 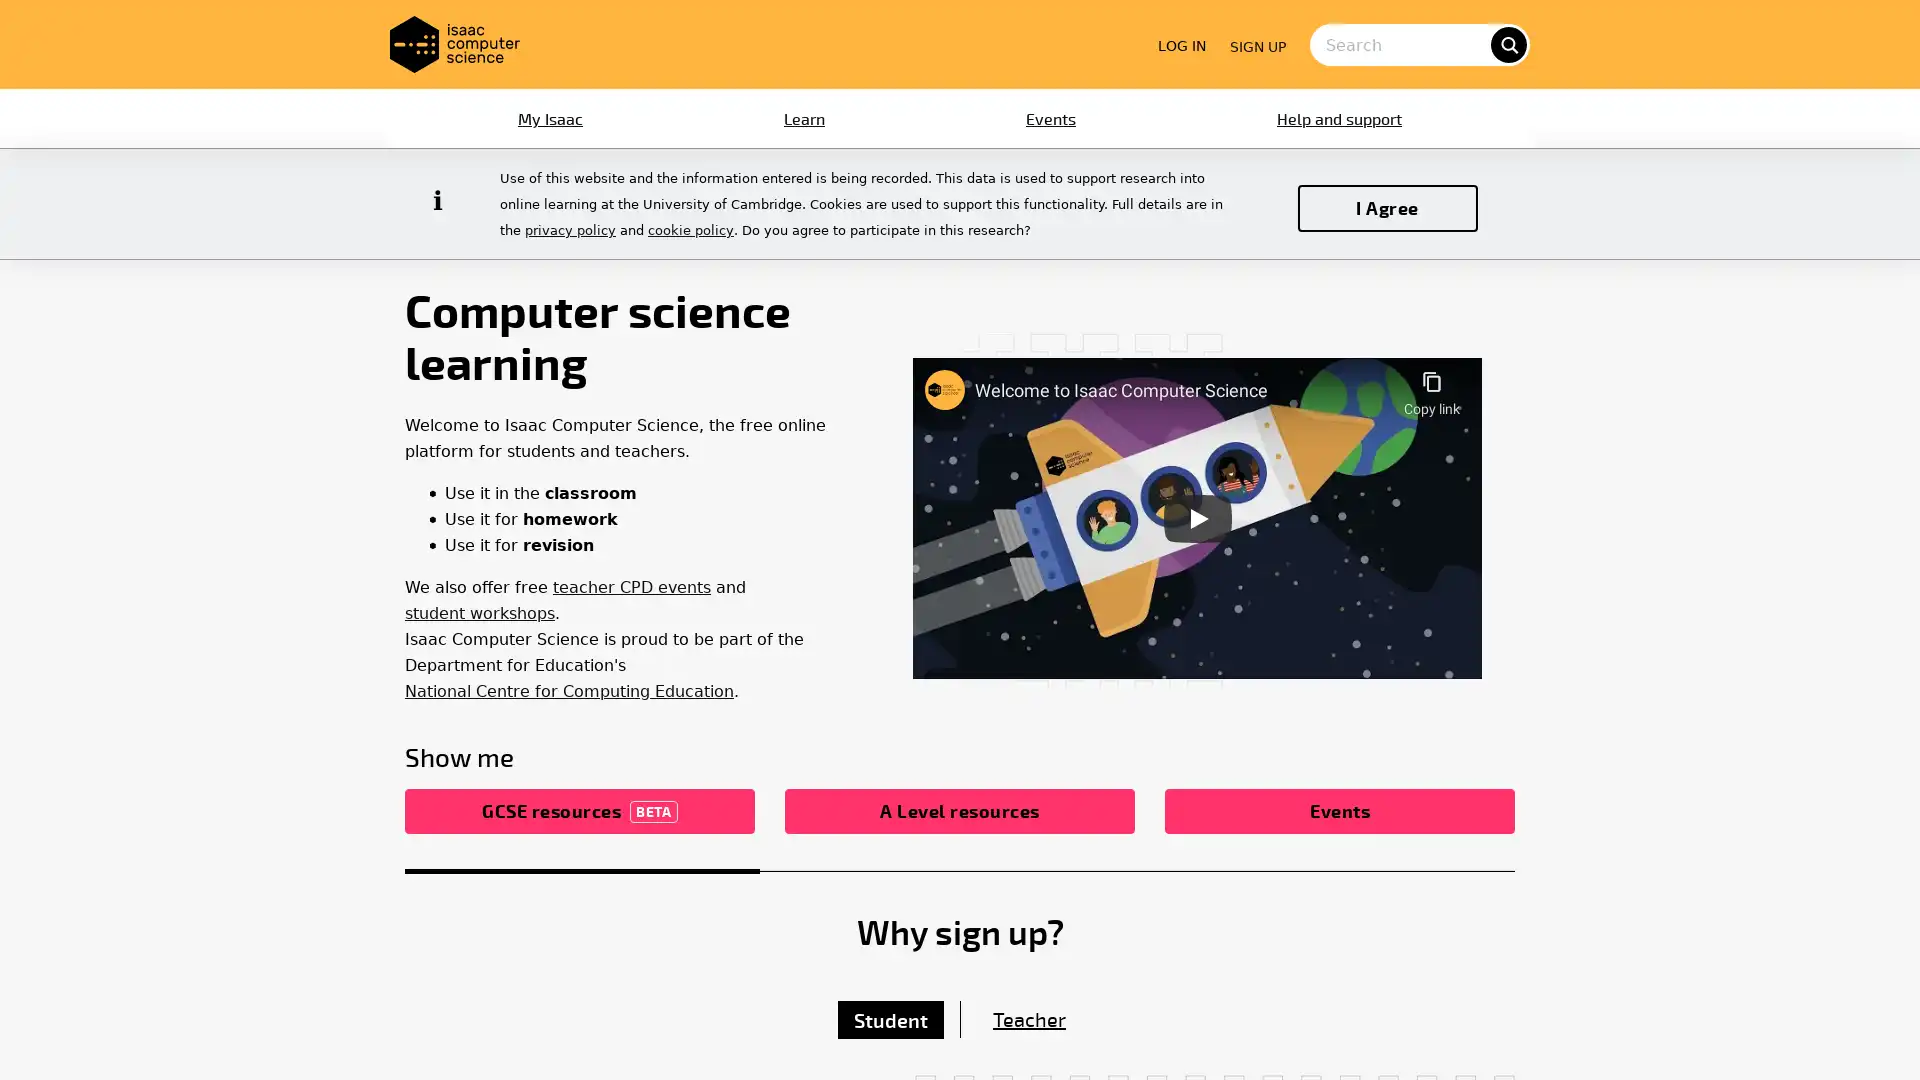 I want to click on I Agree, so click(x=1386, y=207).